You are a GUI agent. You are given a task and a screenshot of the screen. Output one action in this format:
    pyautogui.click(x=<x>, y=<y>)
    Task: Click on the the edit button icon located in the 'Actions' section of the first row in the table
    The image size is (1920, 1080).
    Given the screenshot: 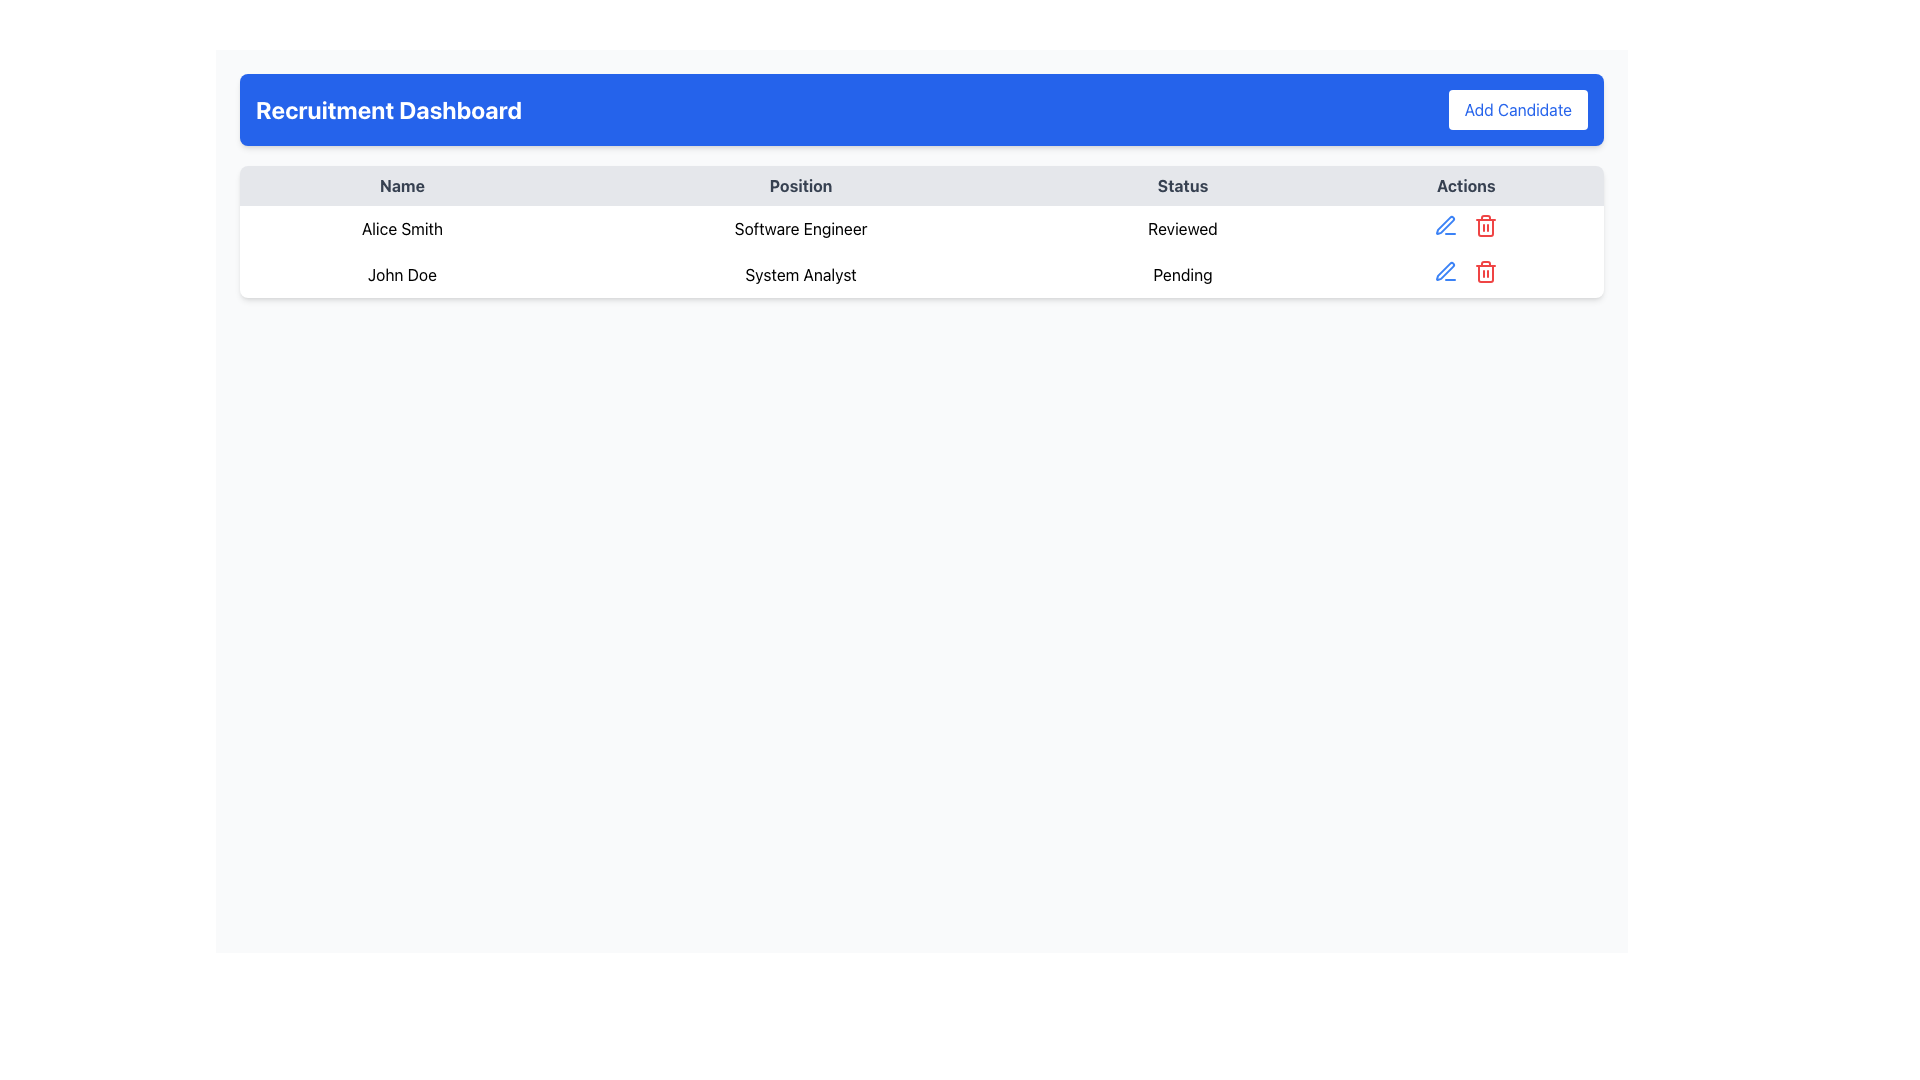 What is the action you would take?
    pyautogui.click(x=1445, y=271)
    